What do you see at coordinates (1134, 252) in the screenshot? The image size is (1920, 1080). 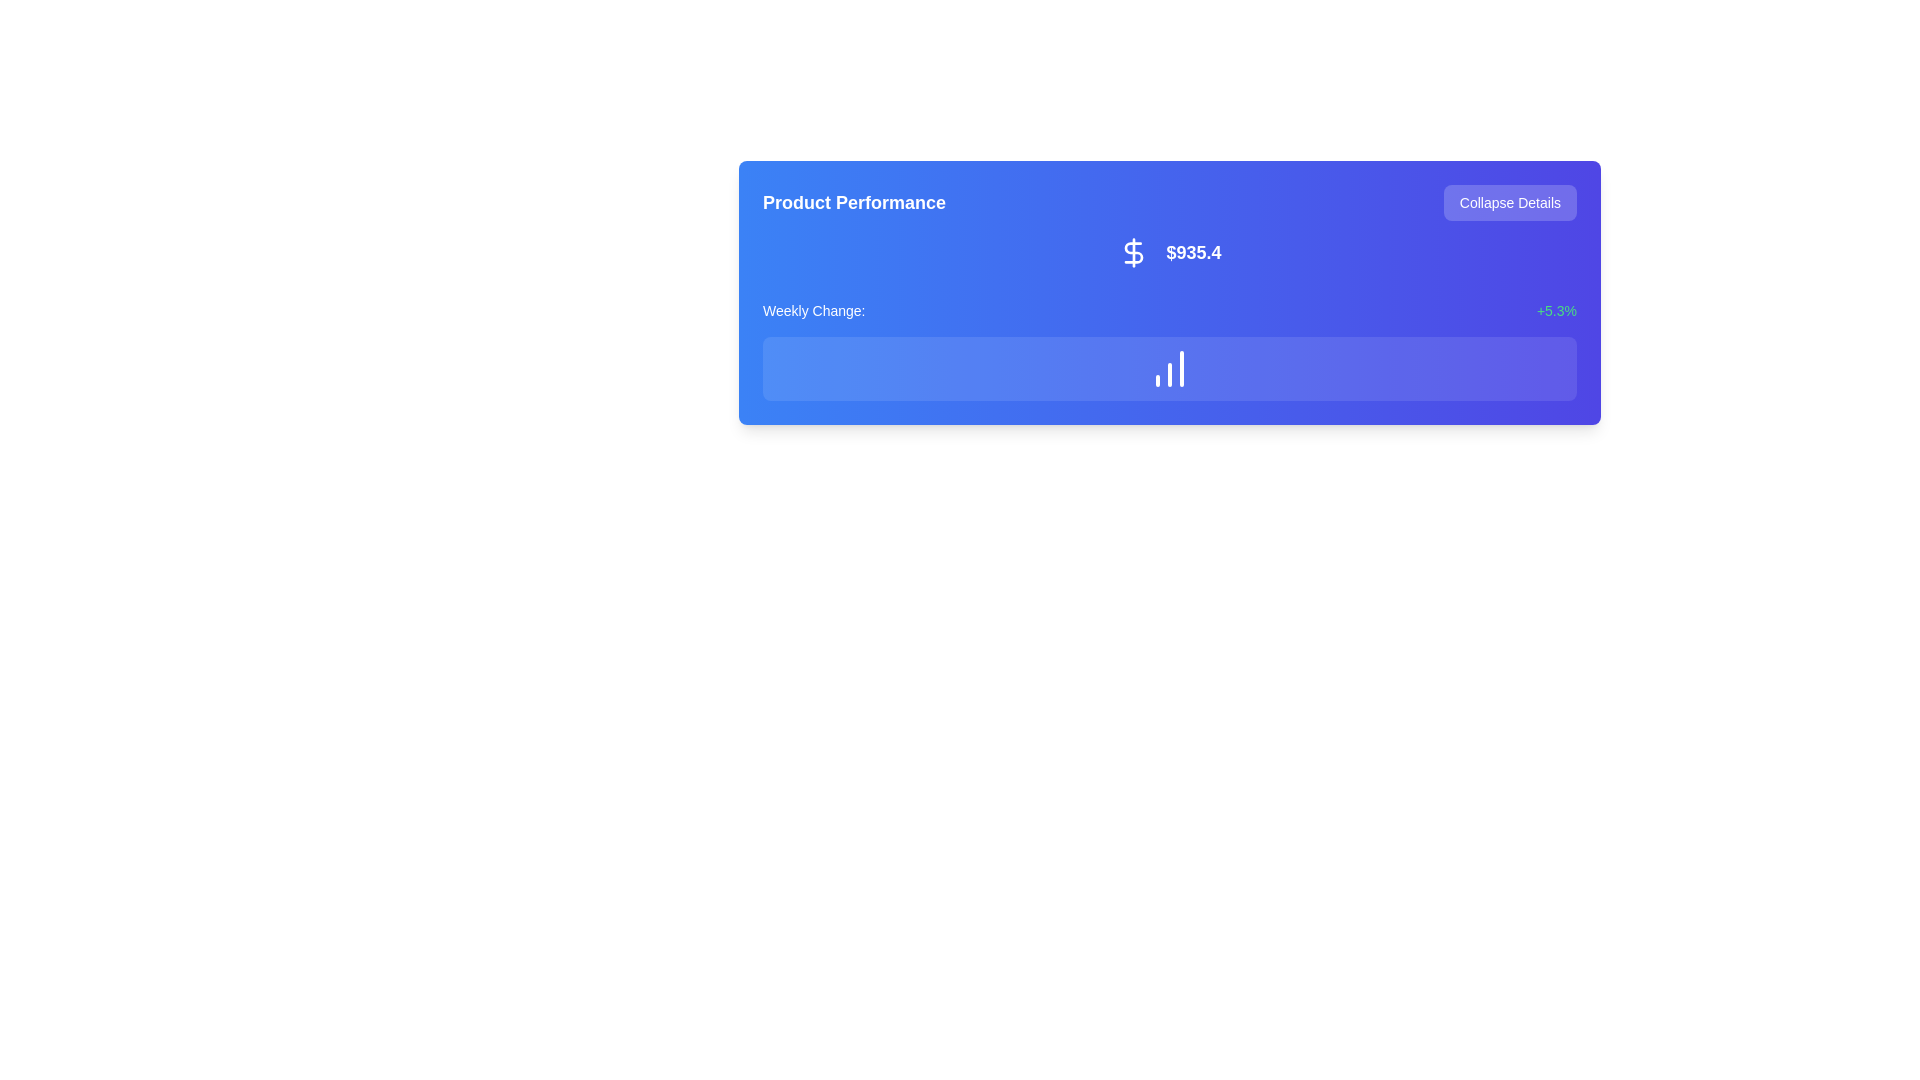 I see `the design of the dollar sign icon, which is located on the top right part of the user interface, directly to the left of the text displaying '$935.4'` at bounding box center [1134, 252].